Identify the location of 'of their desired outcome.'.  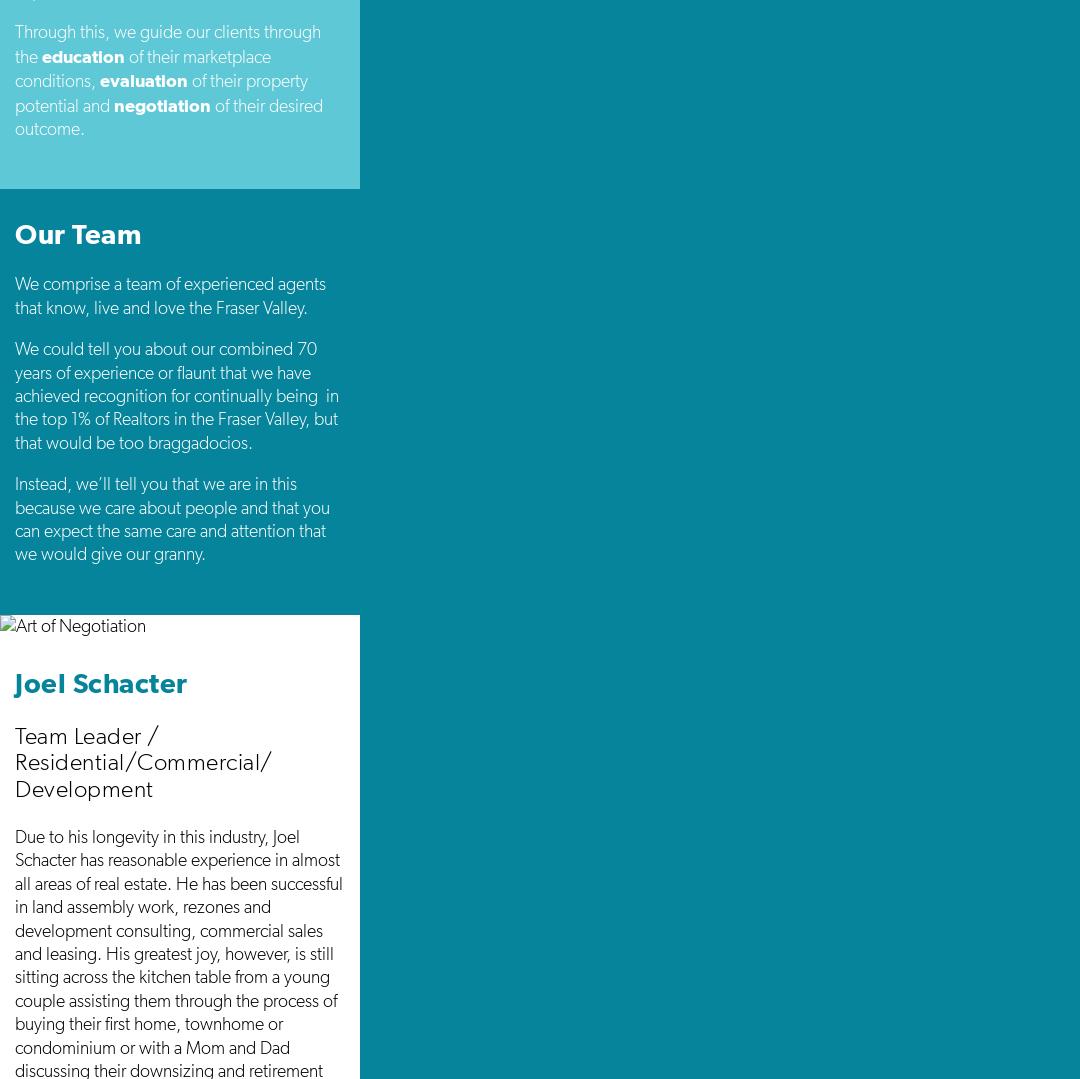
(168, 116).